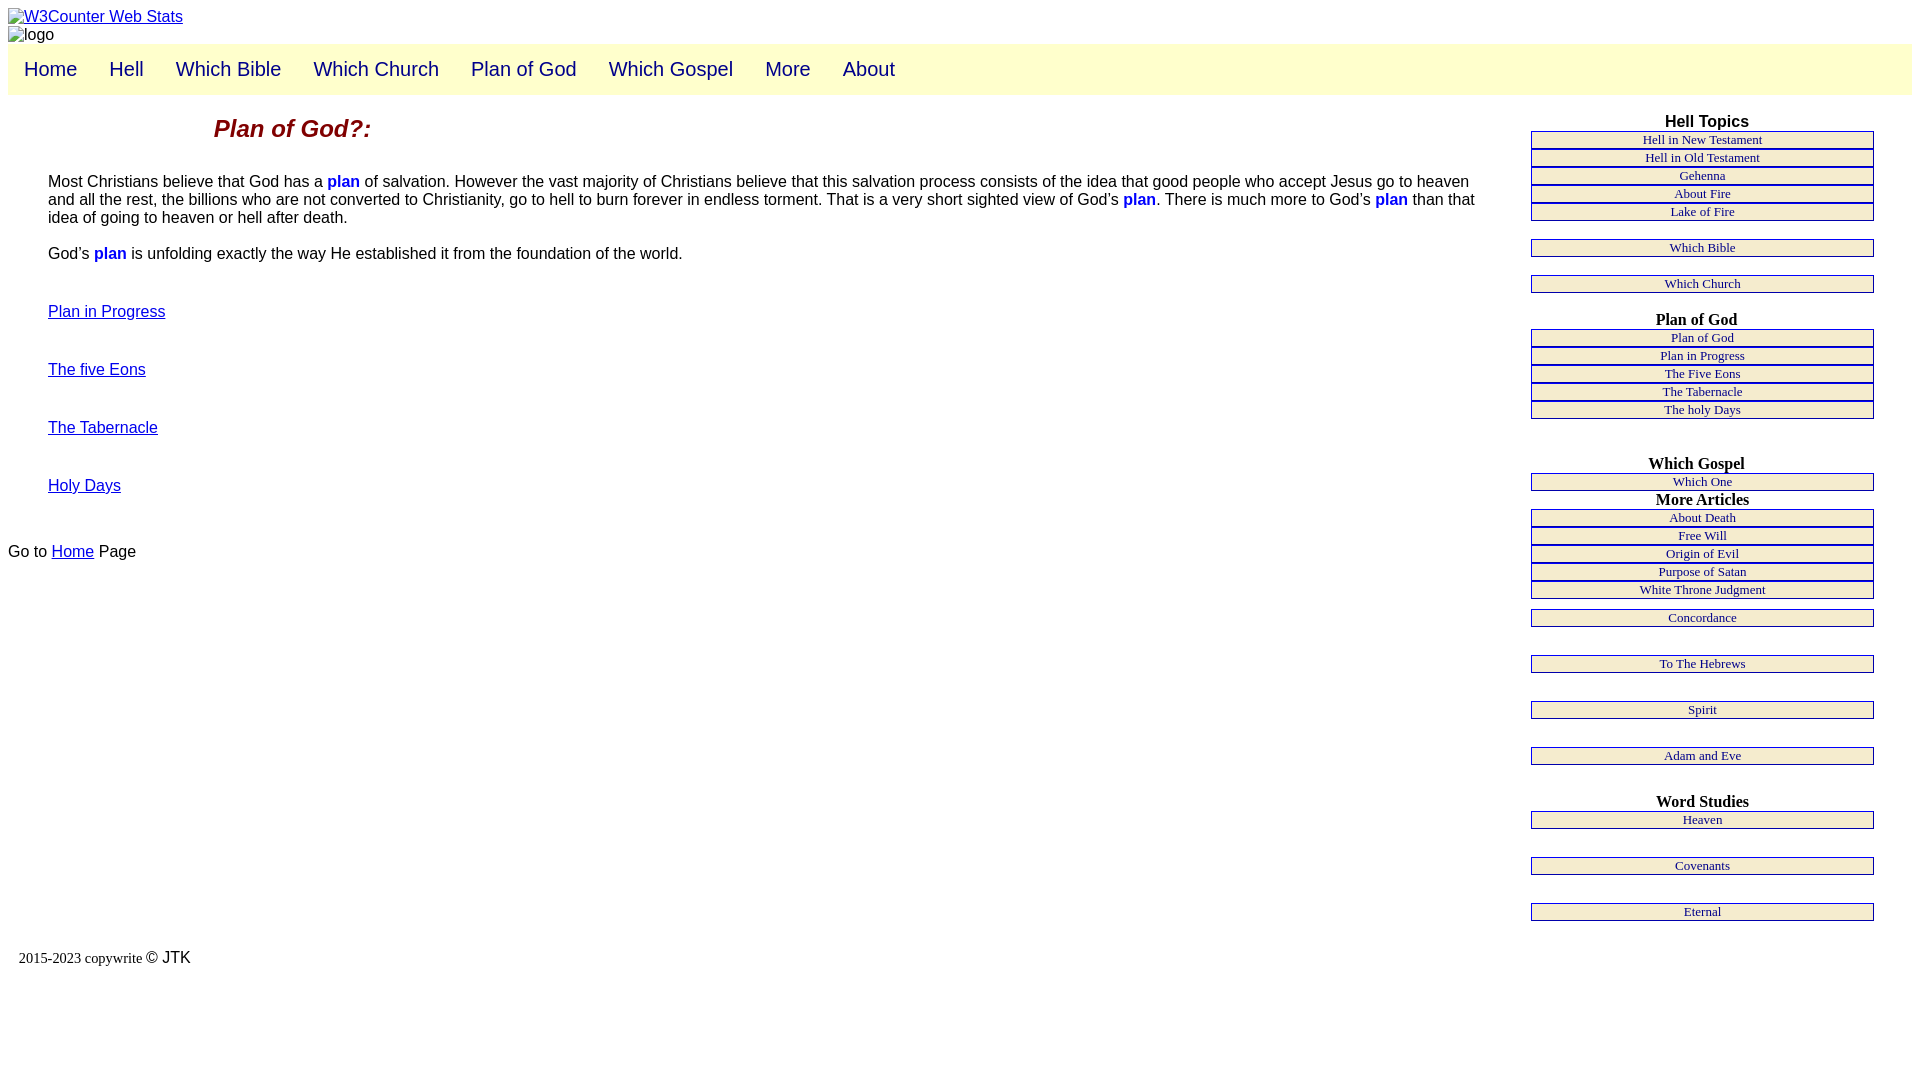  What do you see at coordinates (101, 426) in the screenshot?
I see `'The Tabernacle'` at bounding box center [101, 426].